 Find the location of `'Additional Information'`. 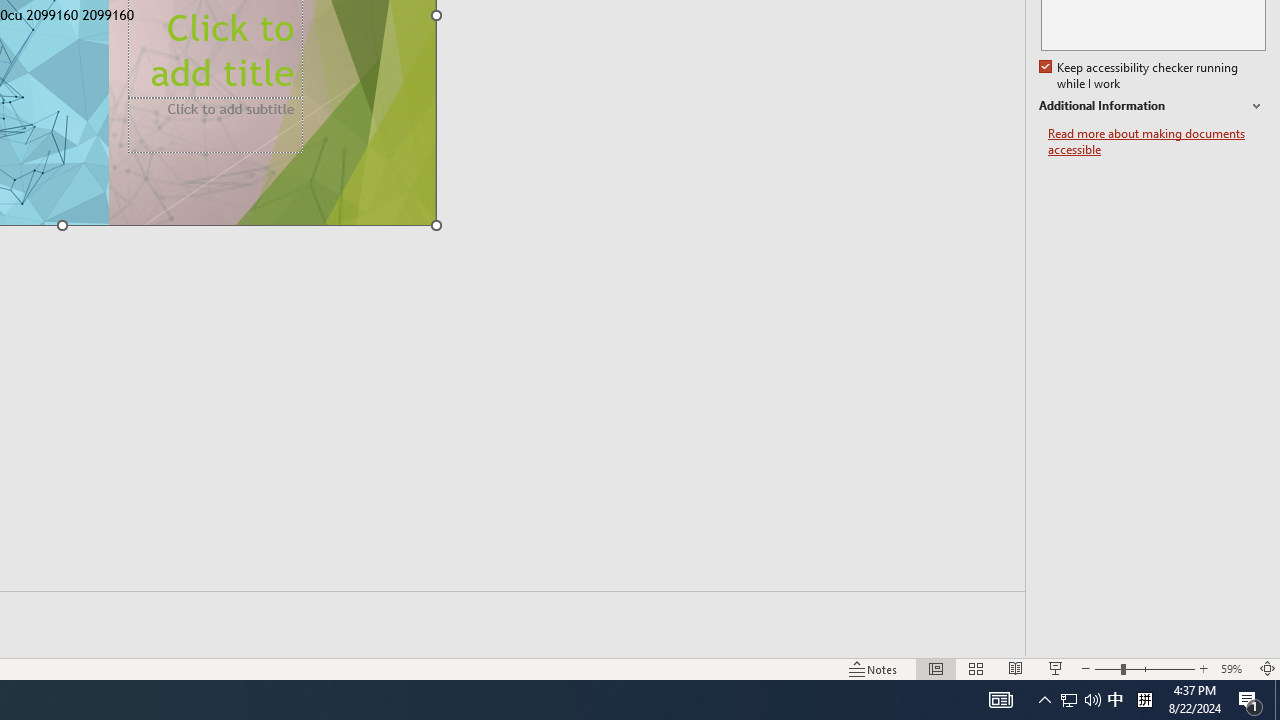

'Additional Information' is located at coordinates (1152, 106).